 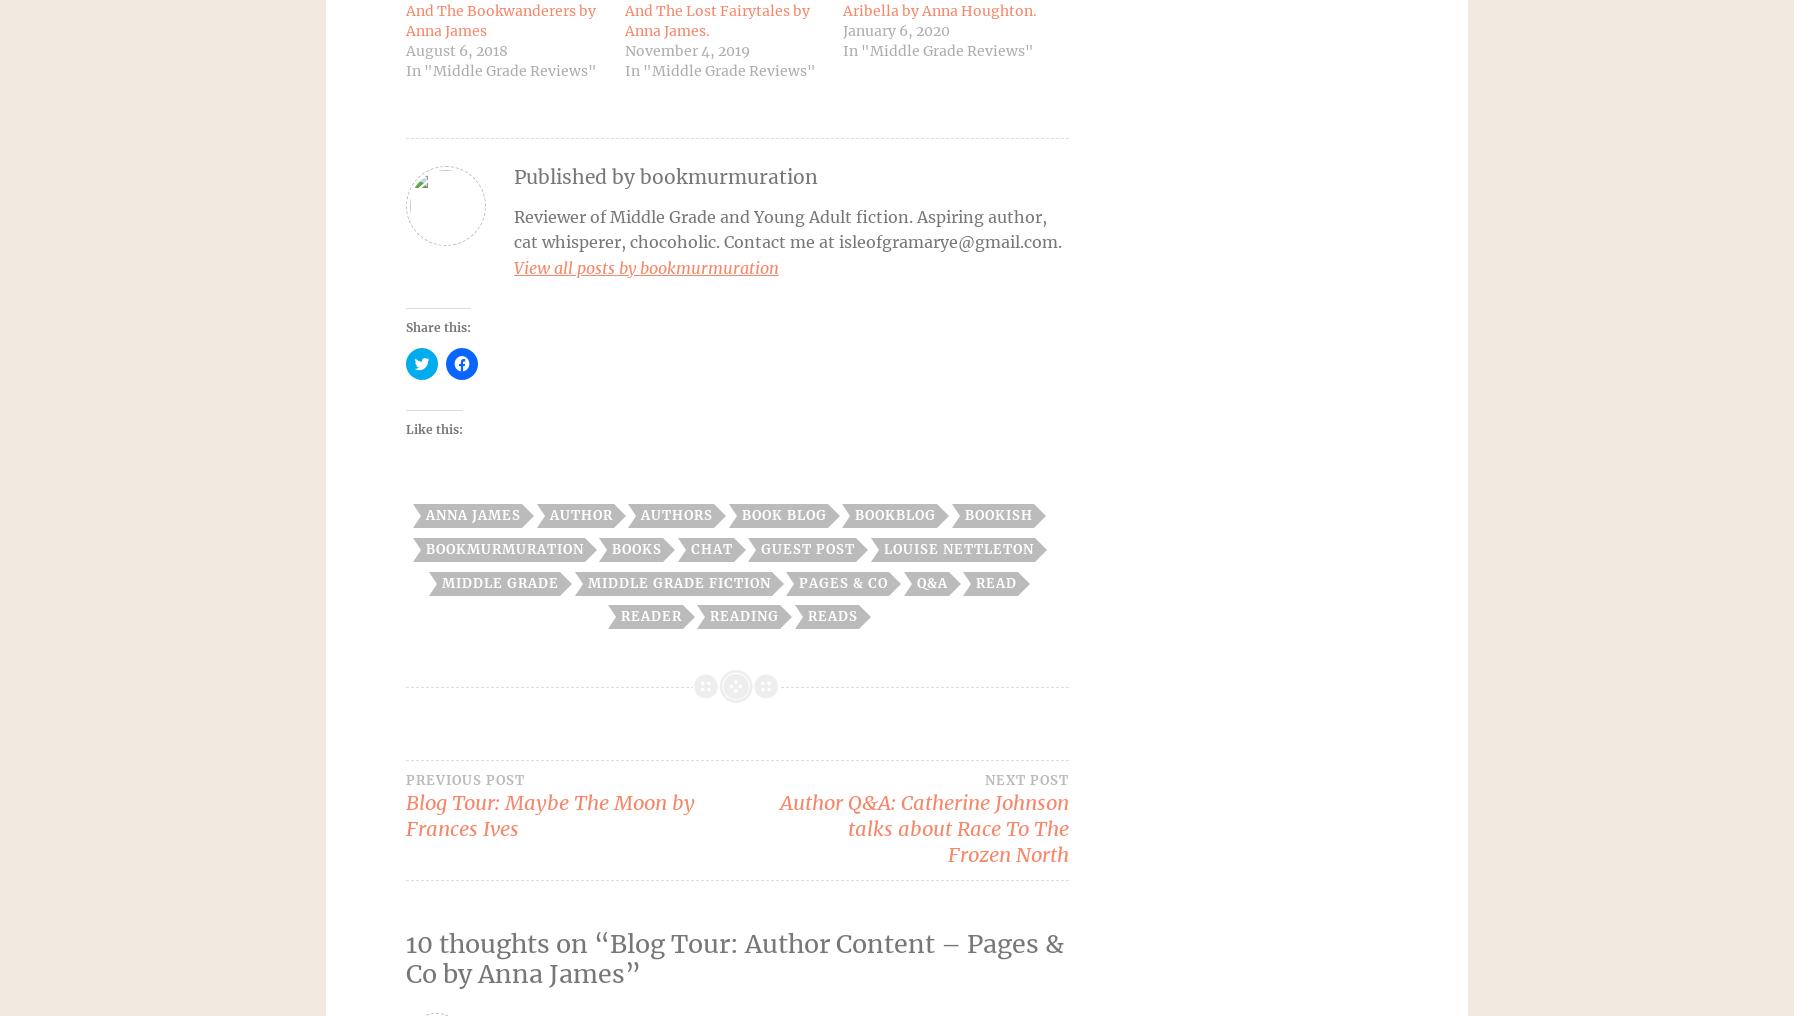 What do you see at coordinates (437, 327) in the screenshot?
I see `'Share this:'` at bounding box center [437, 327].